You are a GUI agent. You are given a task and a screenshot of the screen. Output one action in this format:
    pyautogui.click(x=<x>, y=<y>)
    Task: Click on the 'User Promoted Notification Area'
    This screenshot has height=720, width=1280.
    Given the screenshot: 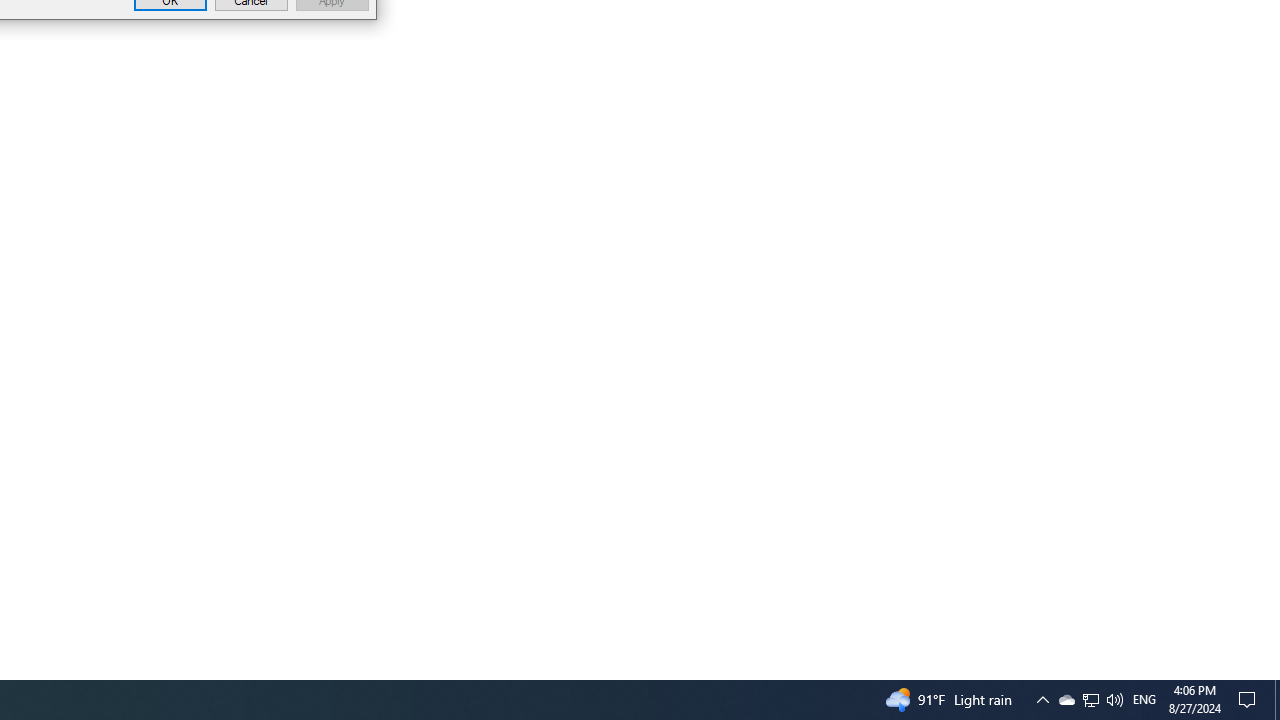 What is the action you would take?
    pyautogui.click(x=1113, y=698)
    